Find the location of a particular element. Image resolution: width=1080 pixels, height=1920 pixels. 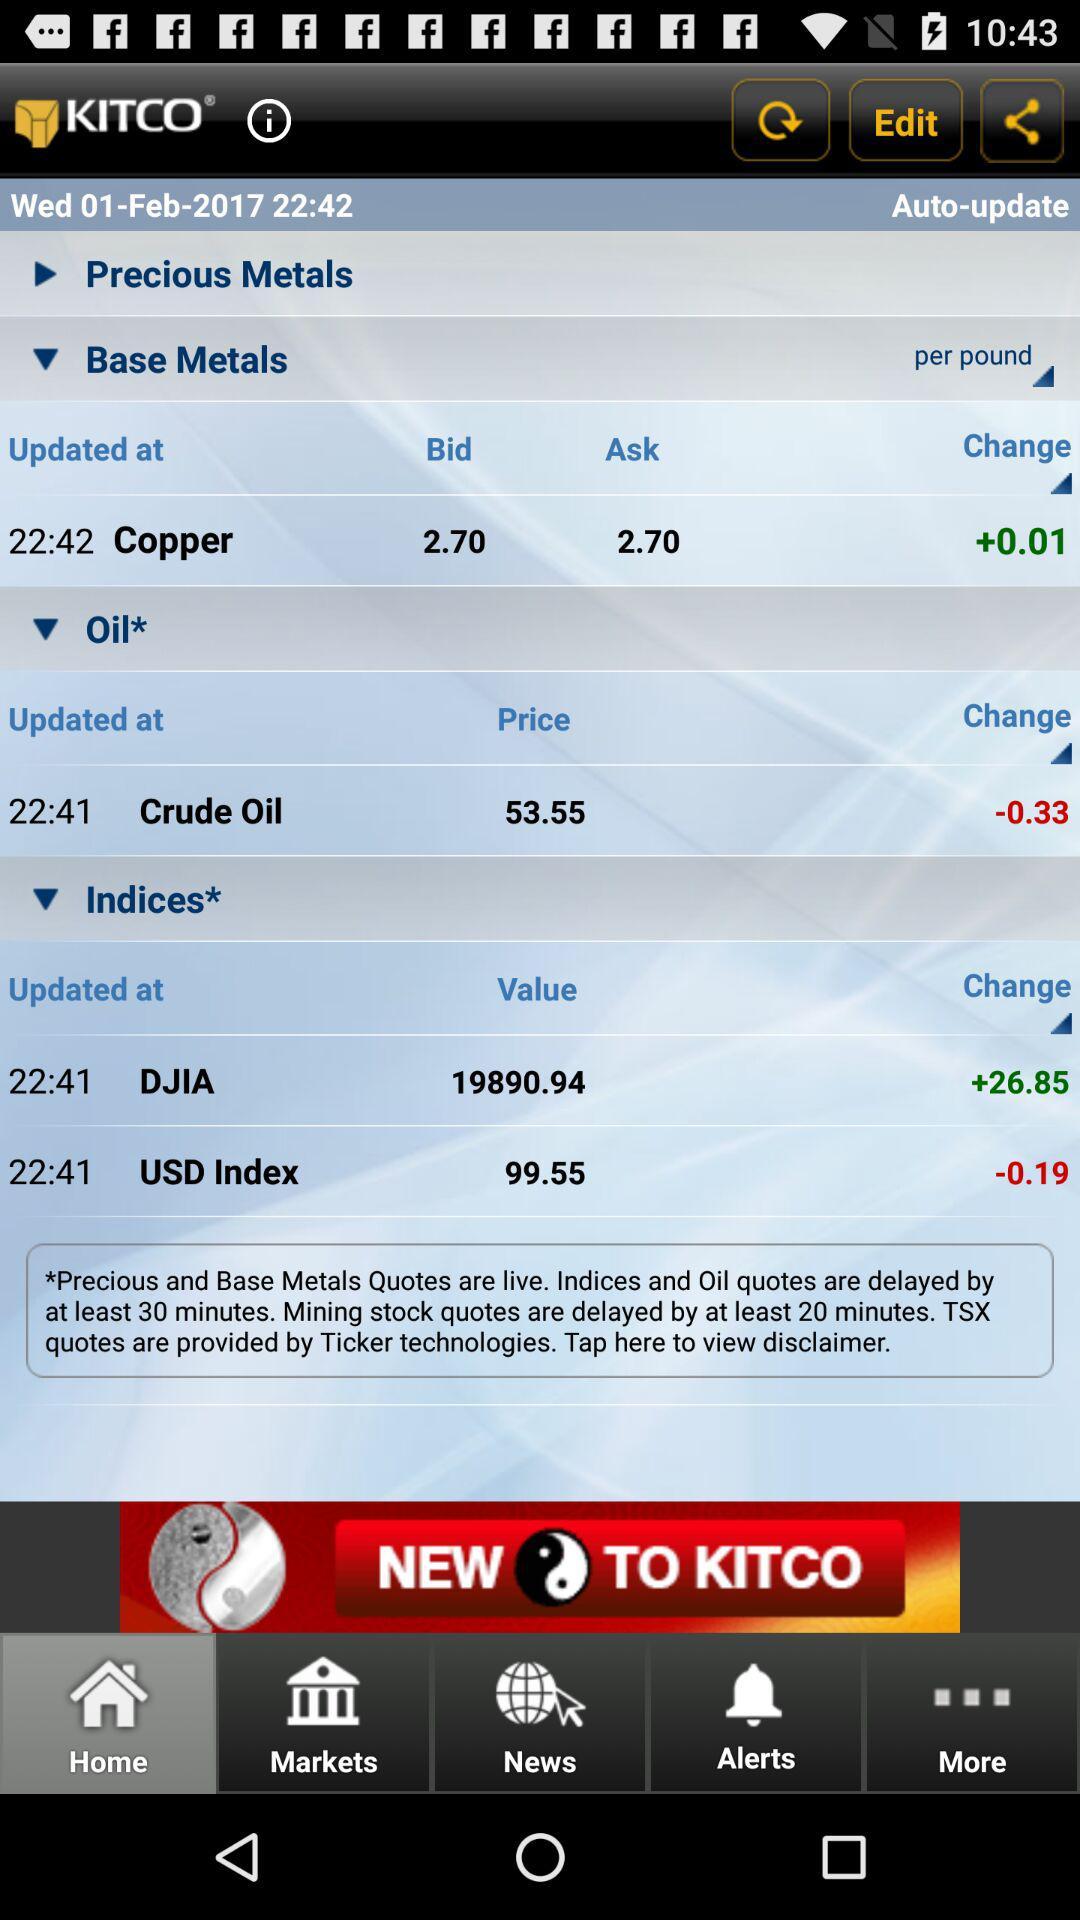

the down arrow left to indices is located at coordinates (45, 897).